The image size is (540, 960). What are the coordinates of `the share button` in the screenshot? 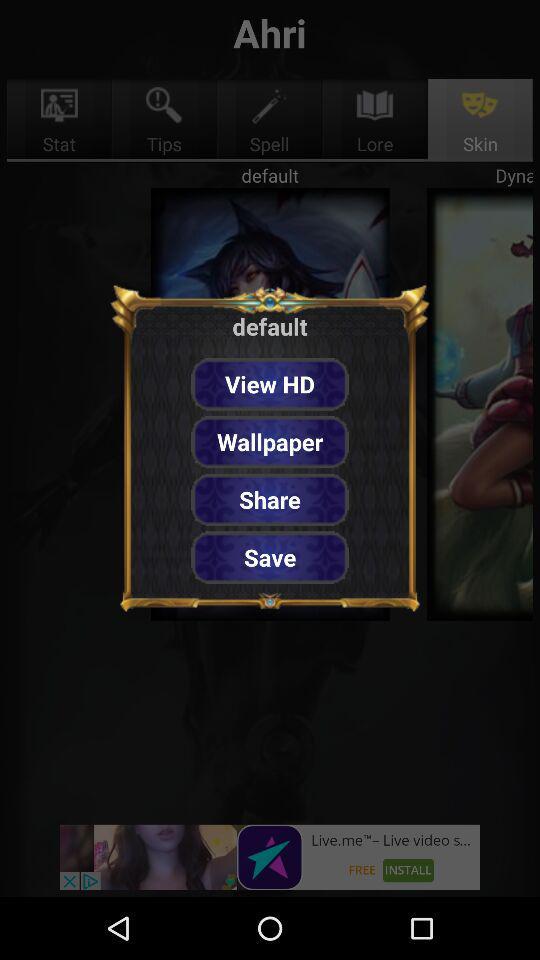 It's located at (270, 498).